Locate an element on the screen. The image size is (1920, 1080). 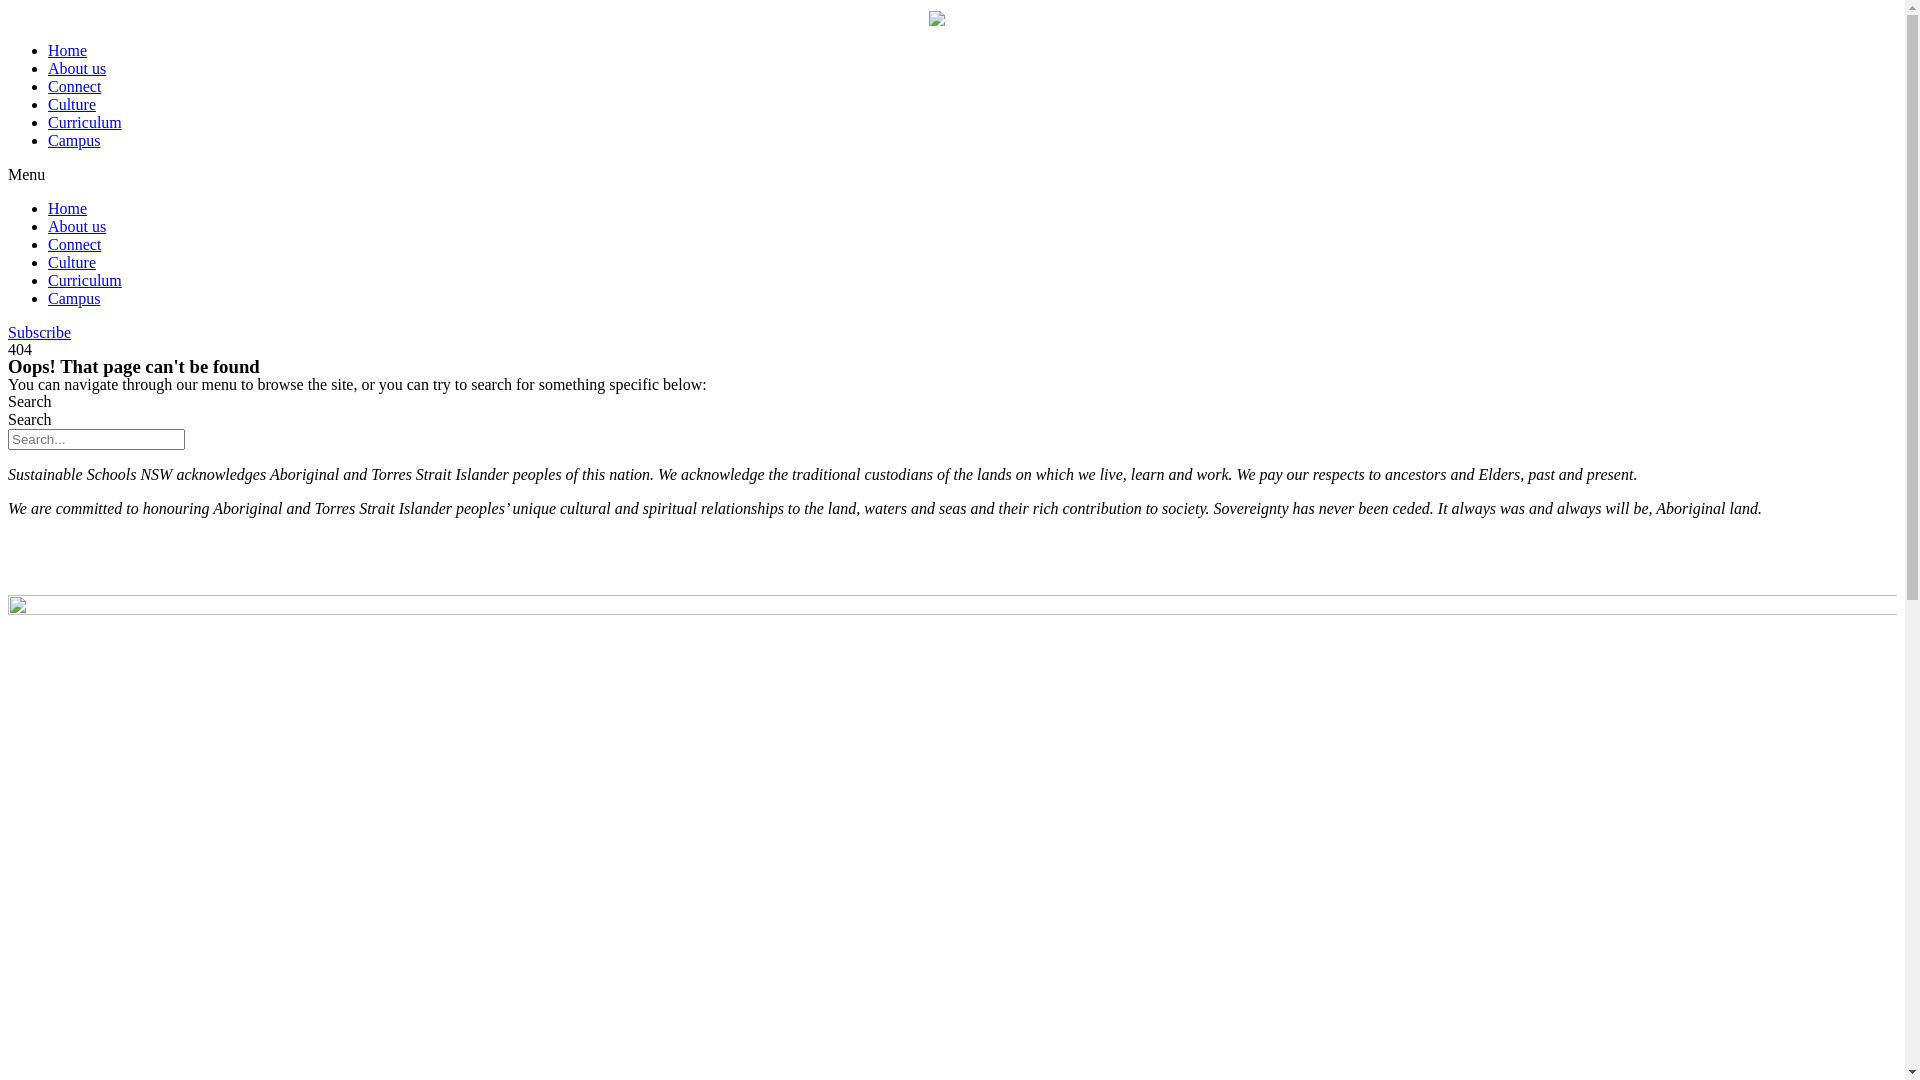
'Home' is located at coordinates (67, 208).